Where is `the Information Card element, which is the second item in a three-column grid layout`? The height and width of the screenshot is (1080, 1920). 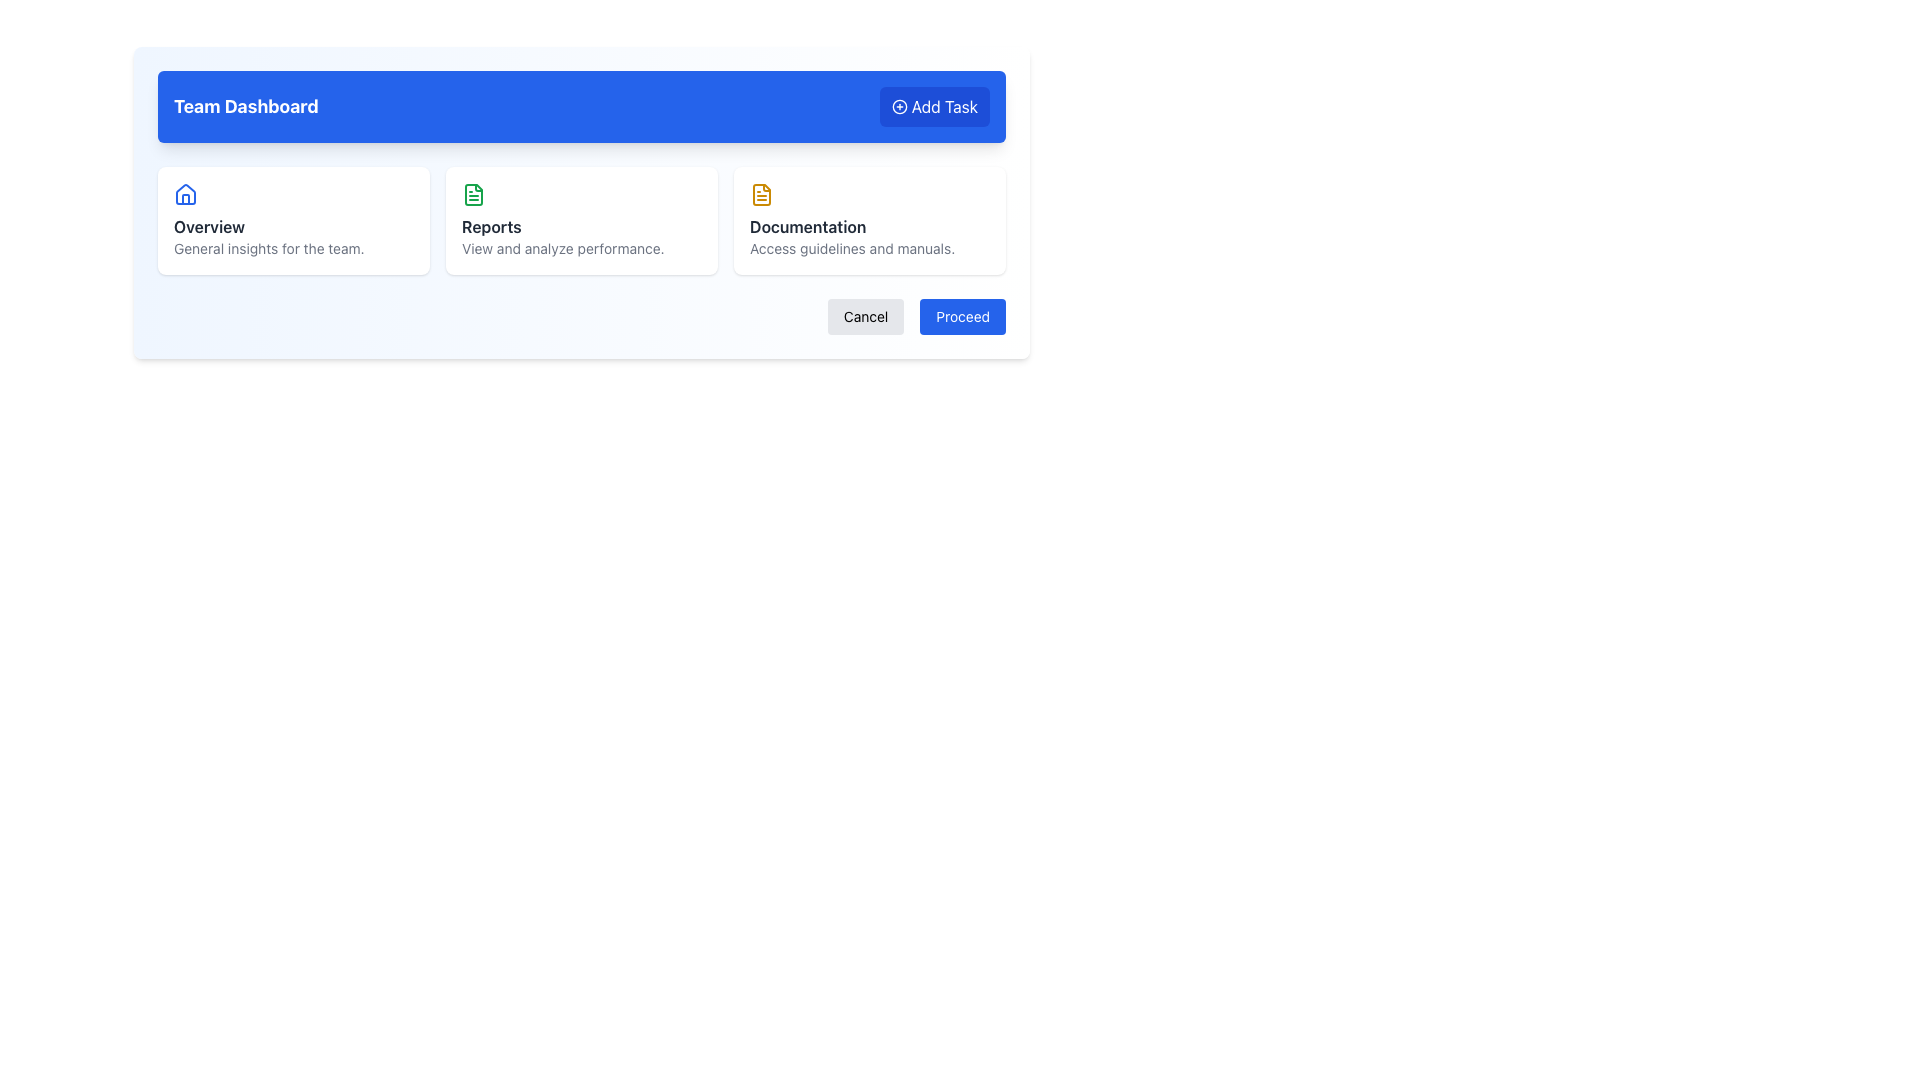
the Information Card element, which is the second item in a three-column grid layout is located at coordinates (580, 220).